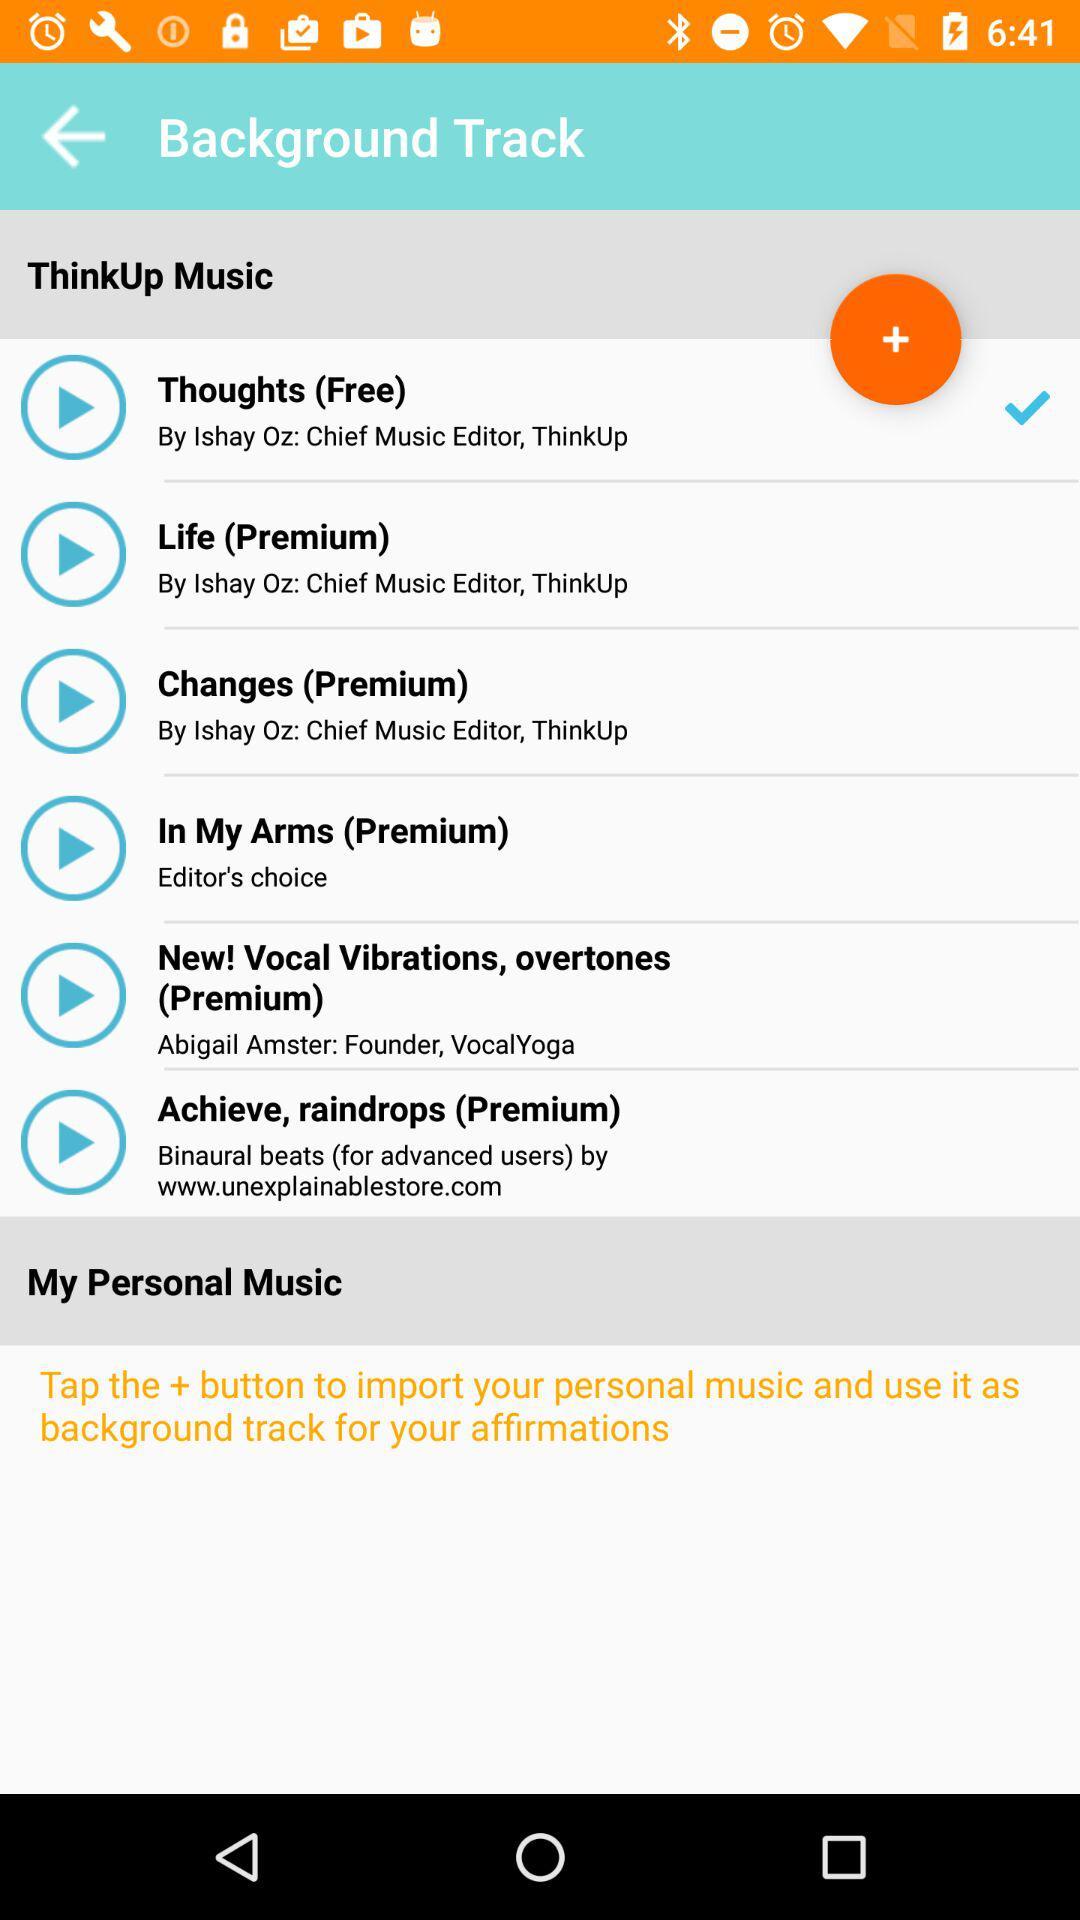 This screenshot has width=1080, height=1920. I want to click on the add icon, so click(894, 339).